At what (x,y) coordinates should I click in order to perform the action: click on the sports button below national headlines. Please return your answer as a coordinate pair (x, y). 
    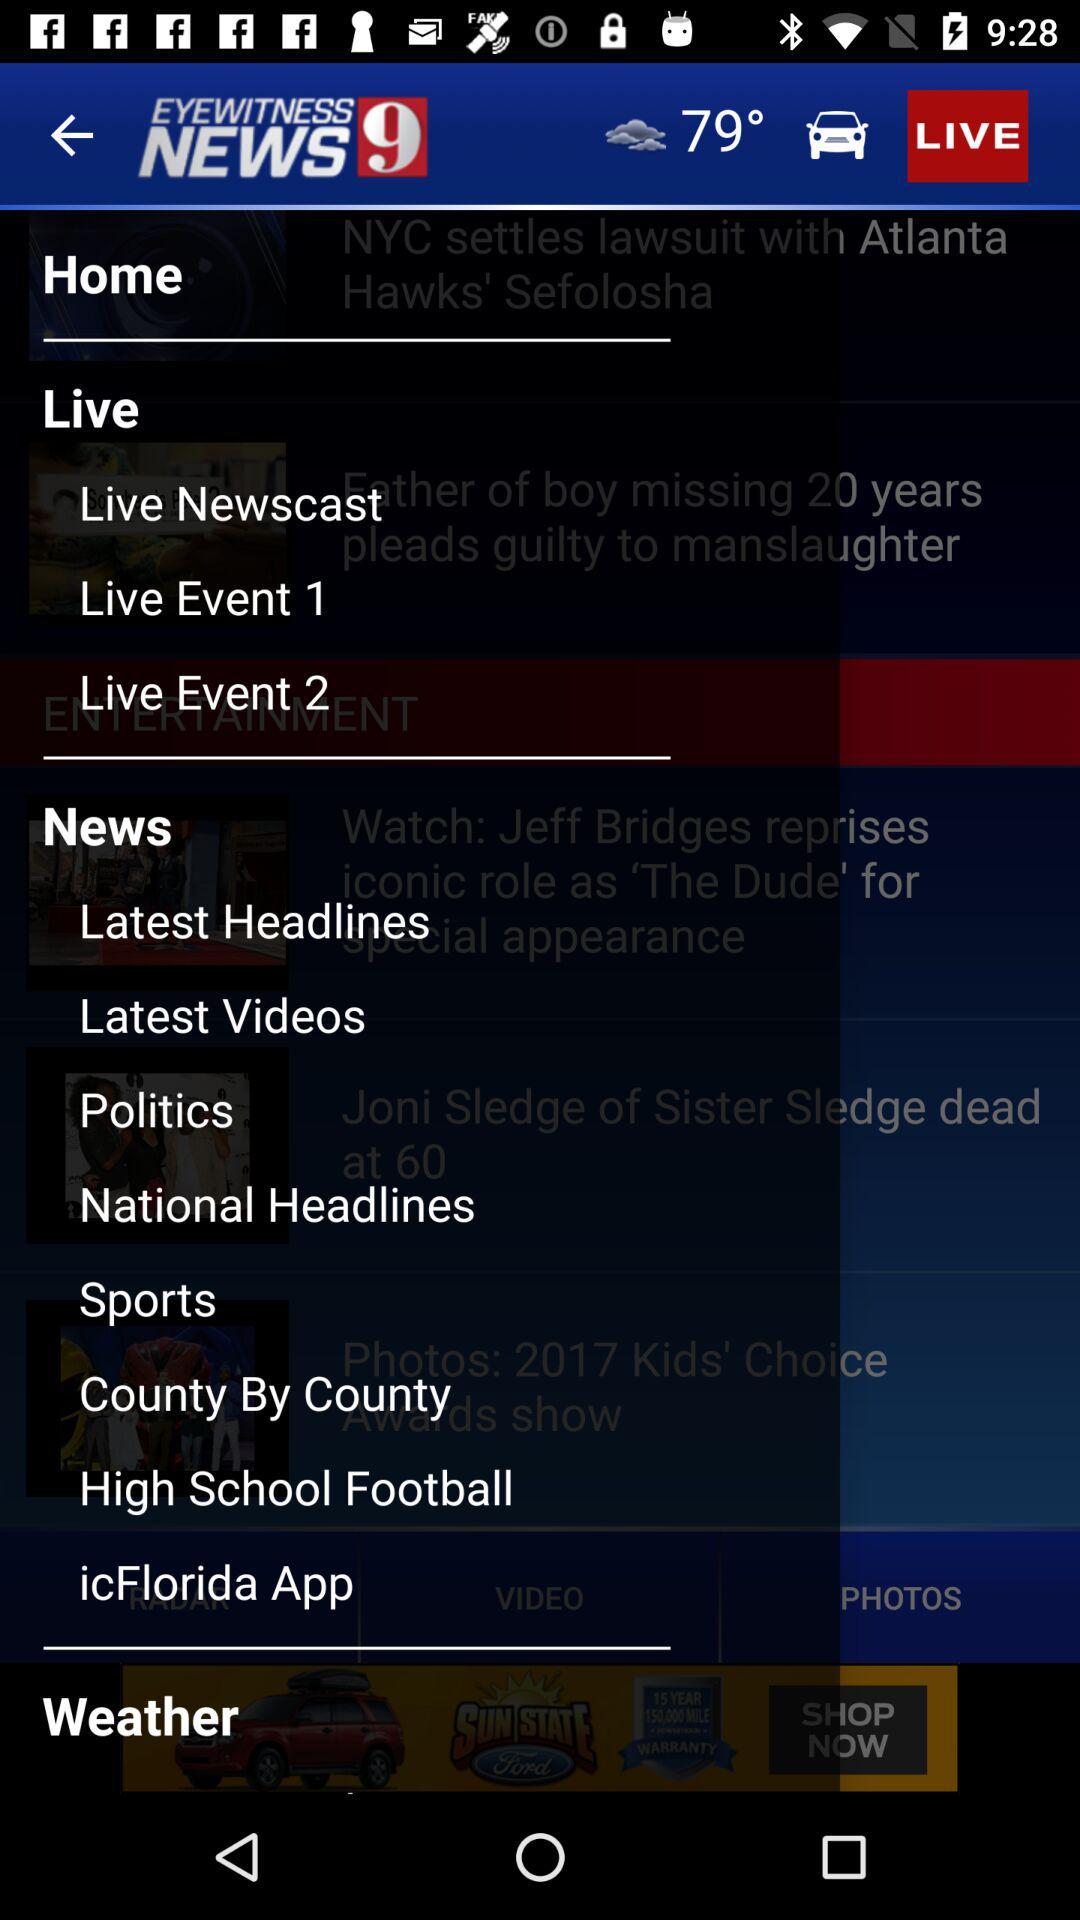
    Looking at the image, I should click on (459, 1313).